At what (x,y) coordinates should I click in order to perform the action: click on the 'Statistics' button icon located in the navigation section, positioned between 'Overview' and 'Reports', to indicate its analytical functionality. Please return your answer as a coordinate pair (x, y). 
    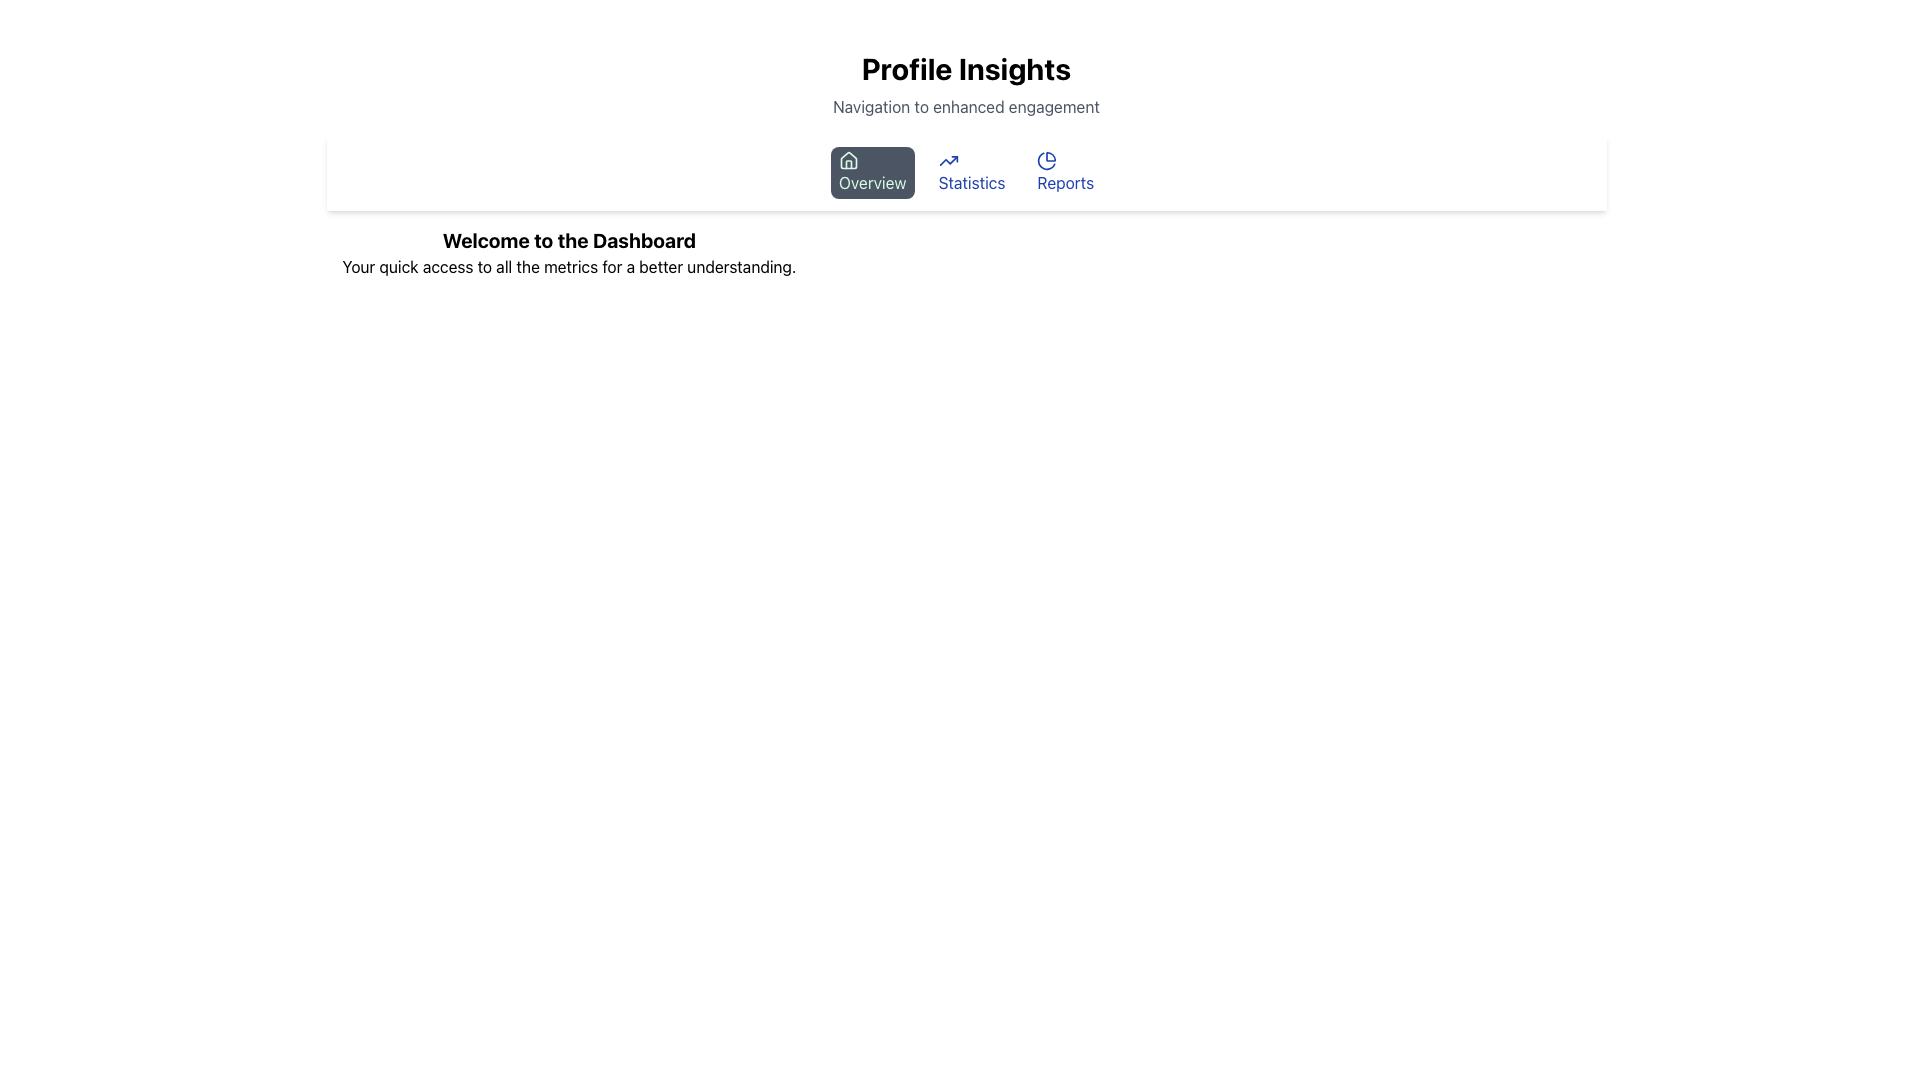
    Looking at the image, I should click on (947, 160).